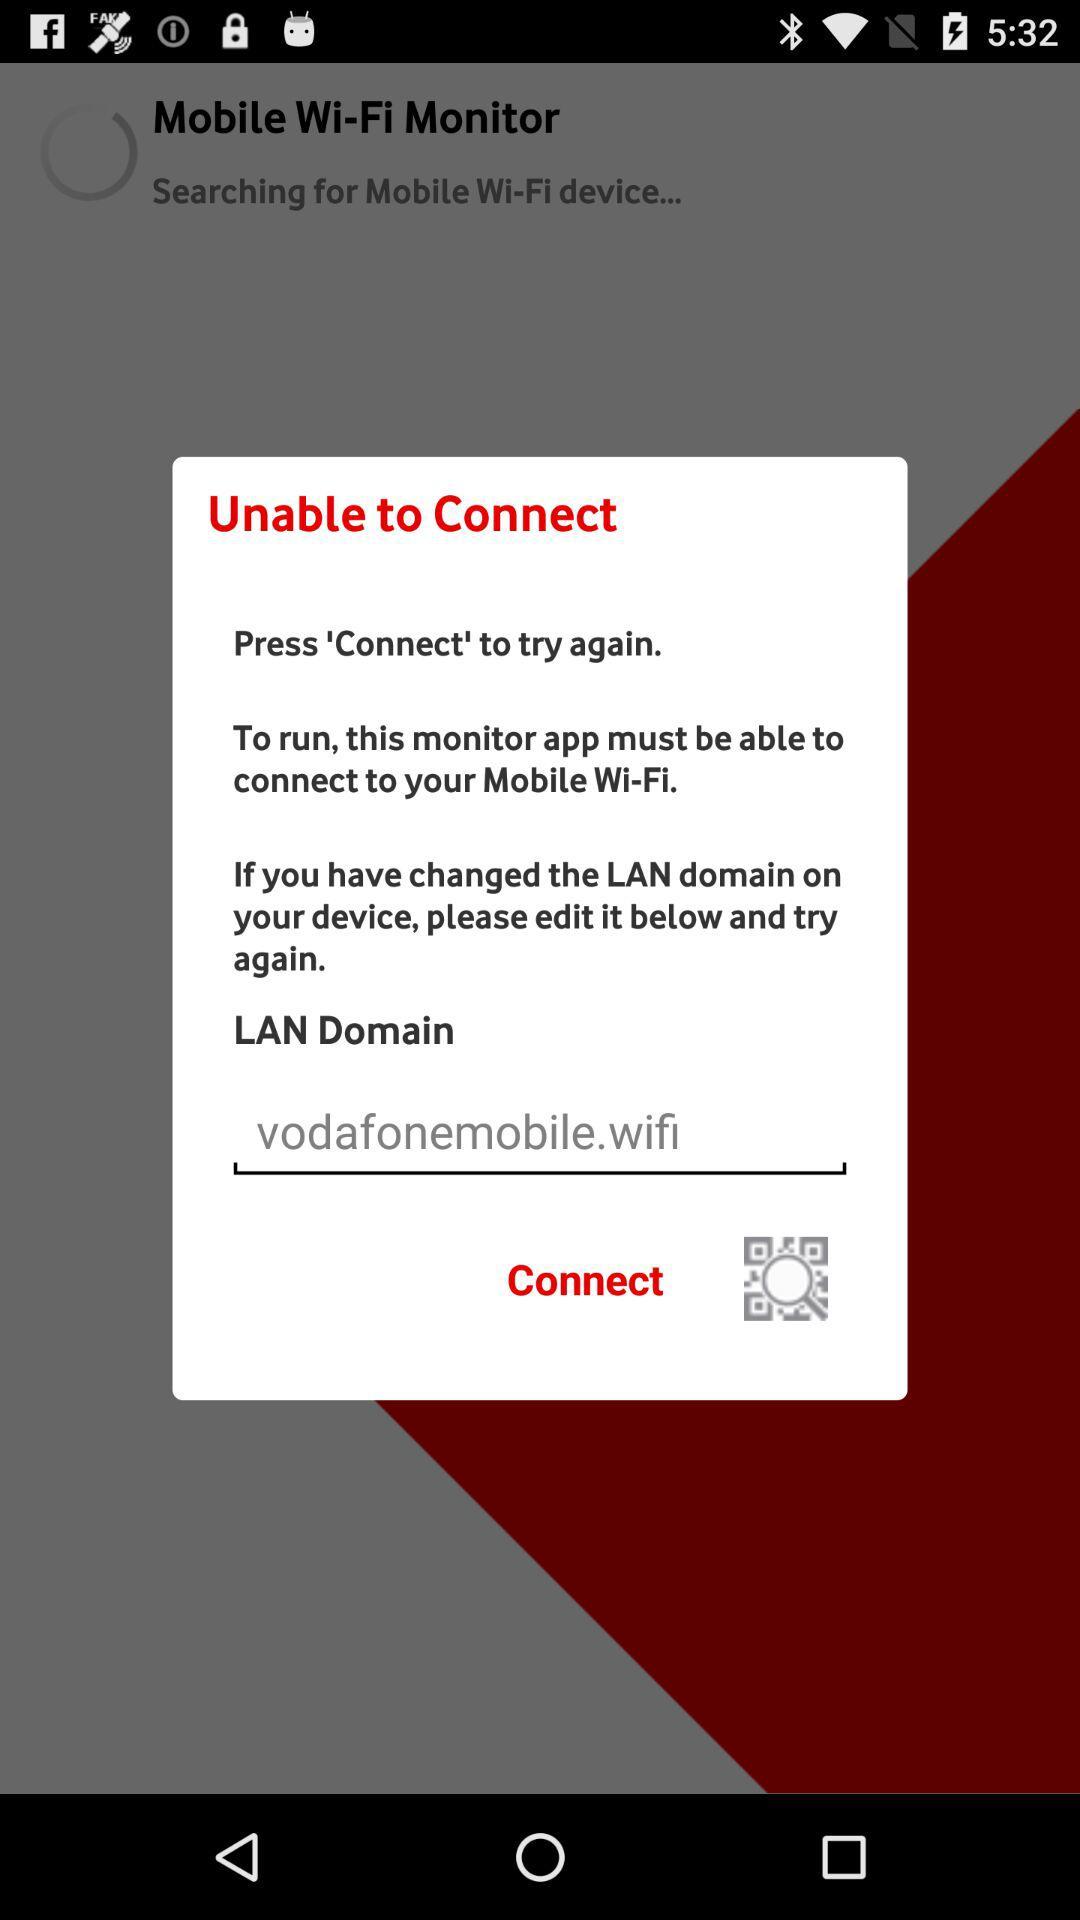  Describe the element at coordinates (785, 1277) in the screenshot. I see `open qr camera` at that location.